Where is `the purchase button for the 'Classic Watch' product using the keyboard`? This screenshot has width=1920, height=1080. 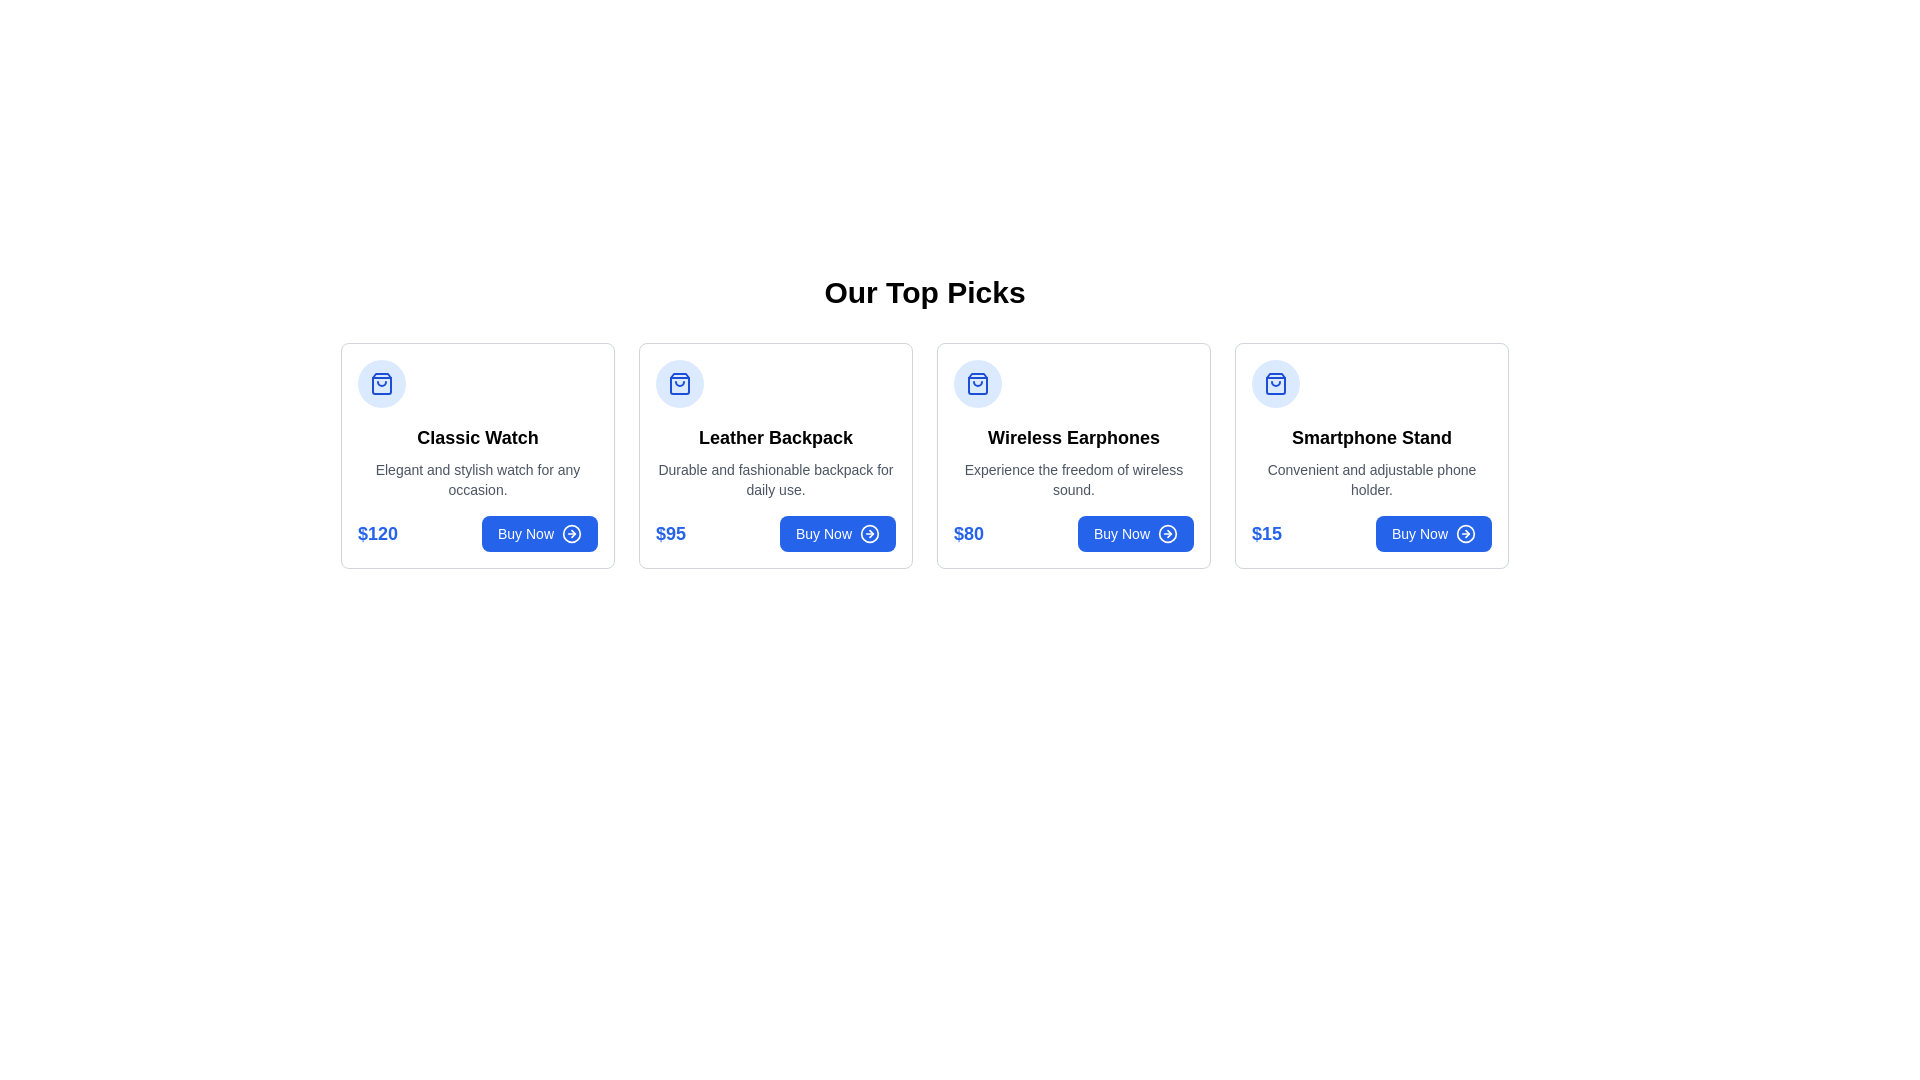 the purchase button for the 'Classic Watch' product using the keyboard is located at coordinates (539, 532).